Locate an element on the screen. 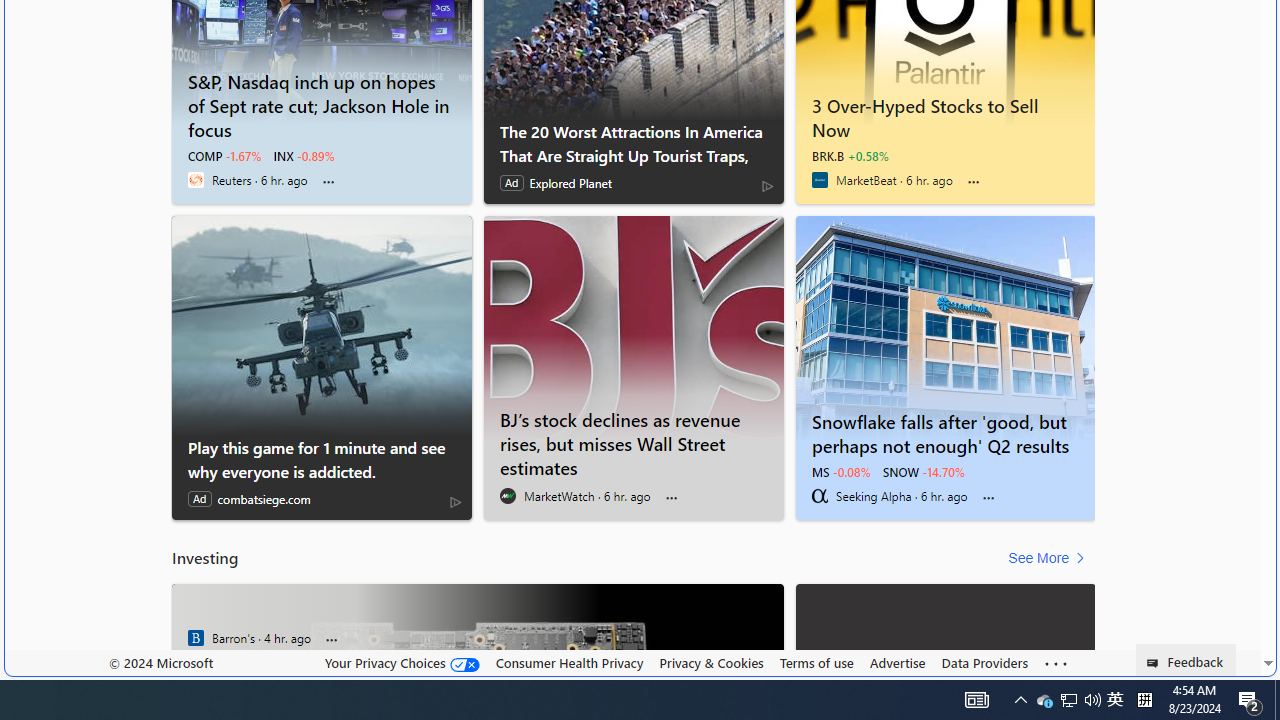  'Class: feedback_link_icon-DS-EntryPoint1-1' is located at coordinates (1156, 663).